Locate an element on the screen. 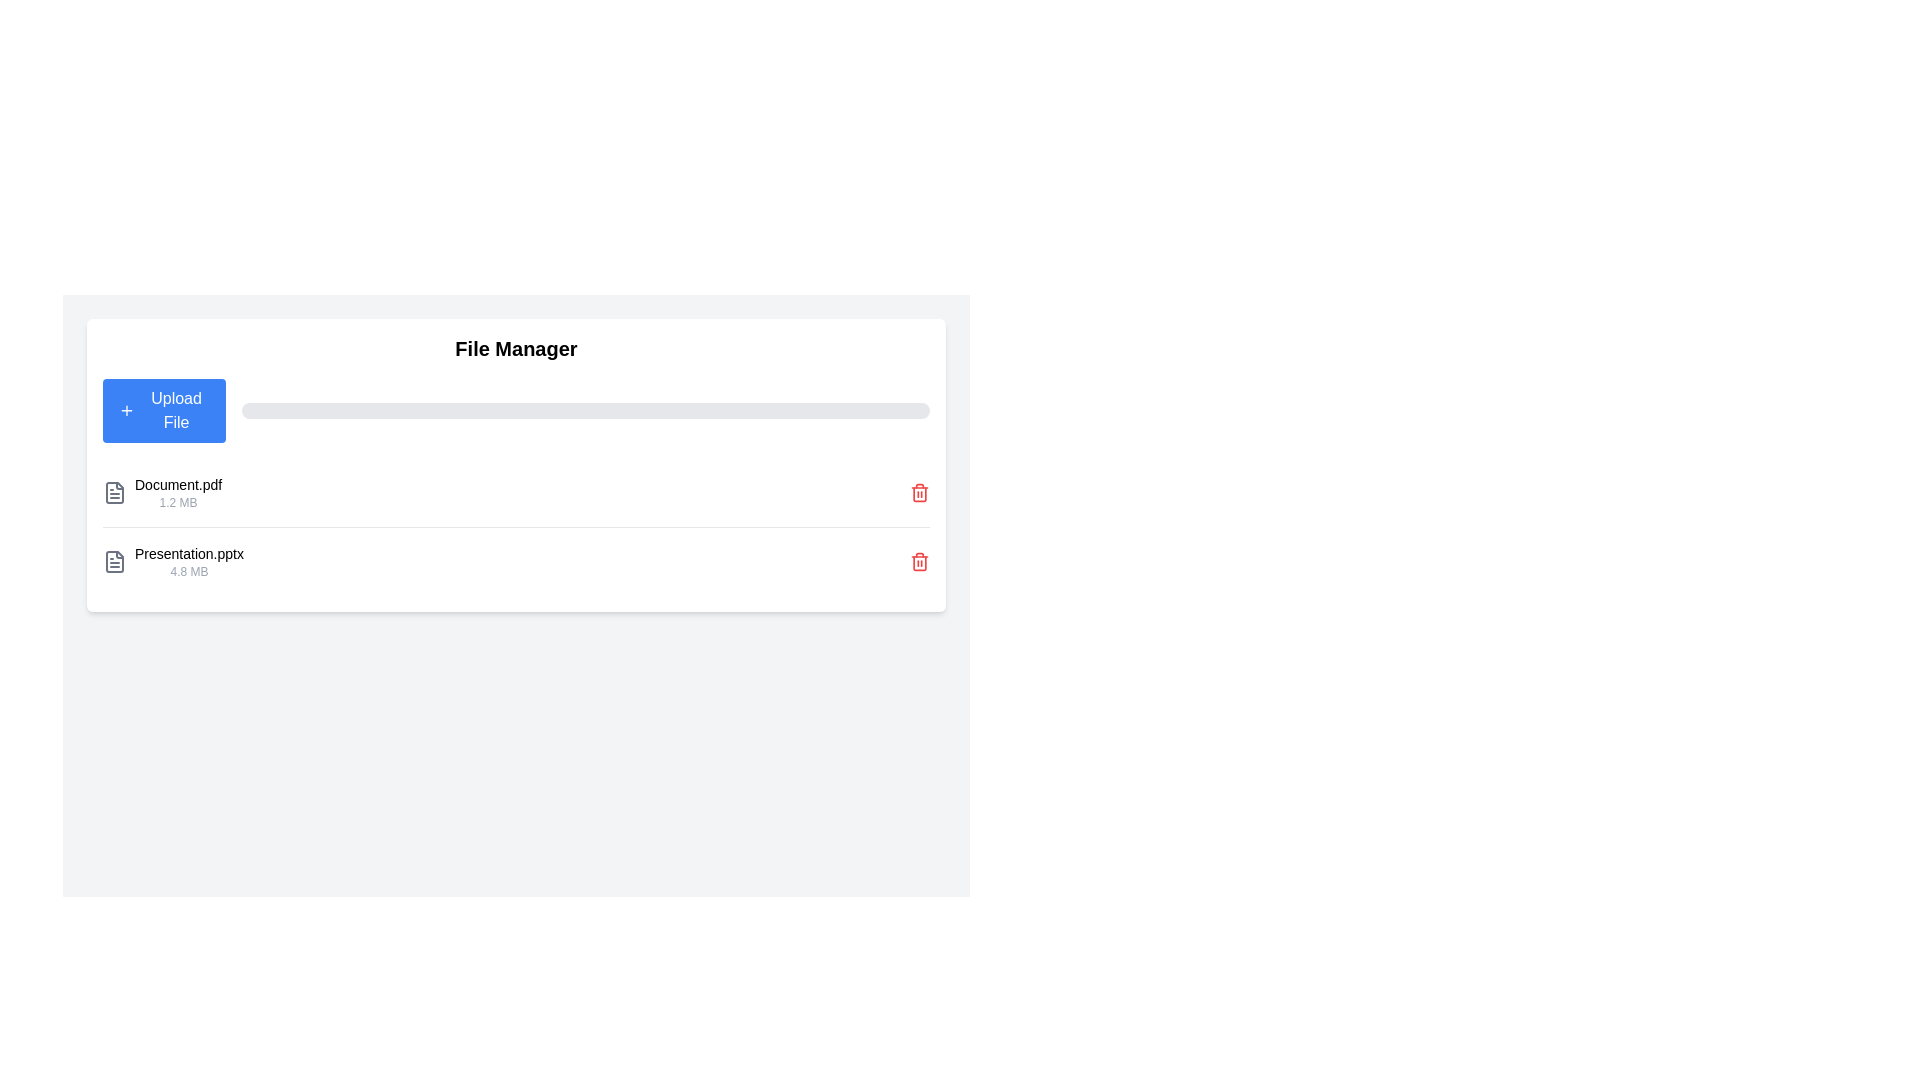 This screenshot has width=1920, height=1080. the first entry in the file manager list displaying the file 'Document.pdf' and its size '1.2 MB' for further details is located at coordinates (516, 493).